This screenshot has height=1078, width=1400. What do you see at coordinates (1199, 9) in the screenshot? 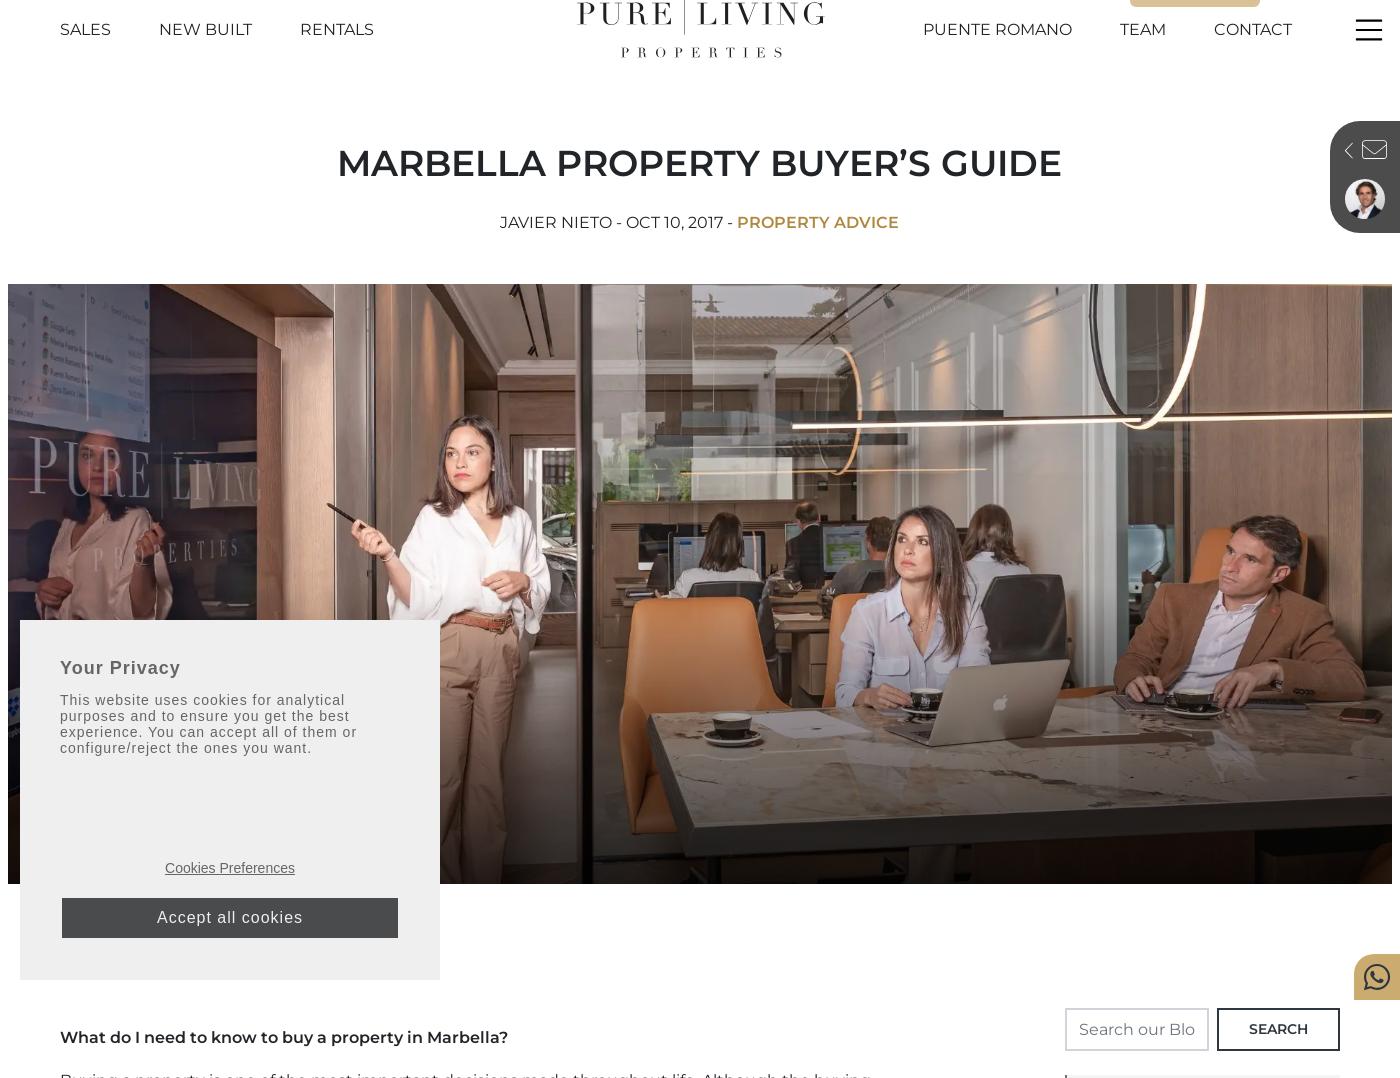
I see `'Properties saved'` at bounding box center [1199, 9].